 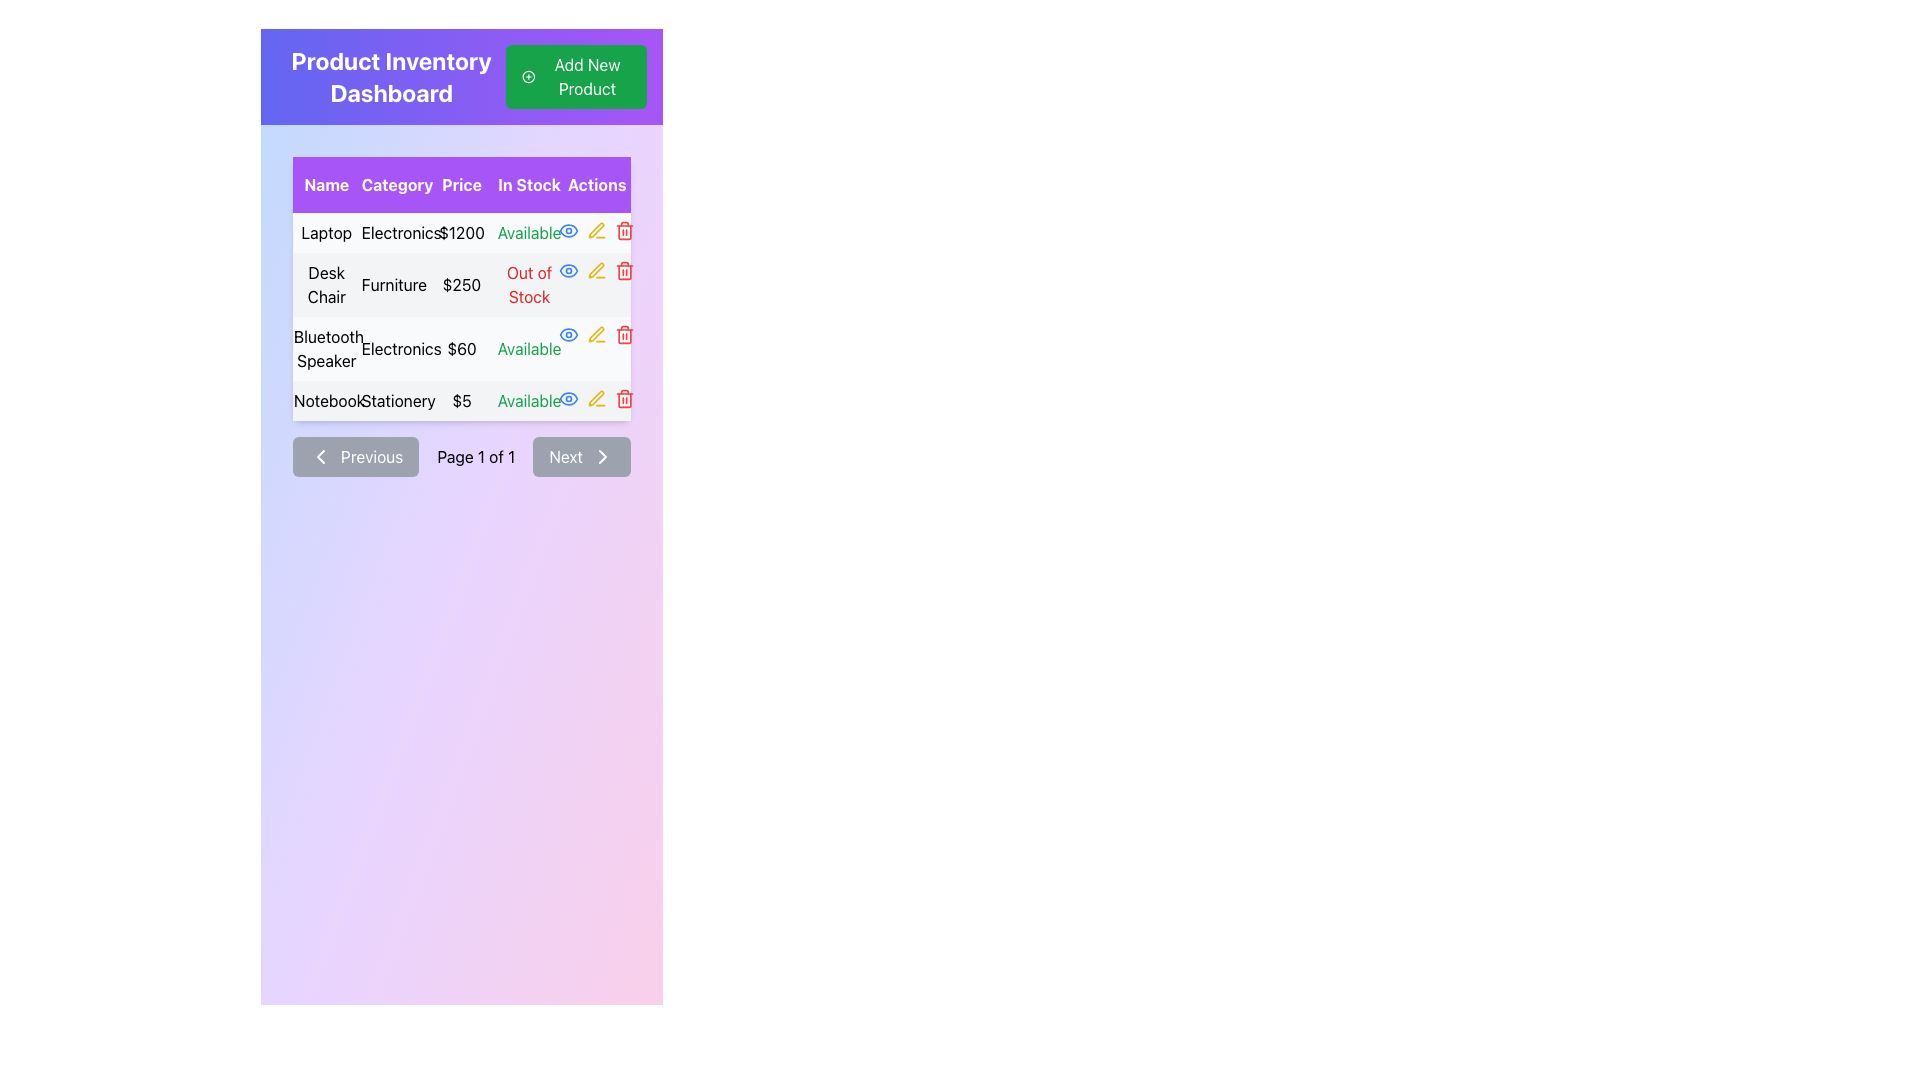 What do you see at coordinates (529, 285) in the screenshot?
I see `the static text label indicating that the Desk Chair is not available for purchase, located in the second row of the table under the 'In Stock' column, to the right of the '$250' cell` at bounding box center [529, 285].